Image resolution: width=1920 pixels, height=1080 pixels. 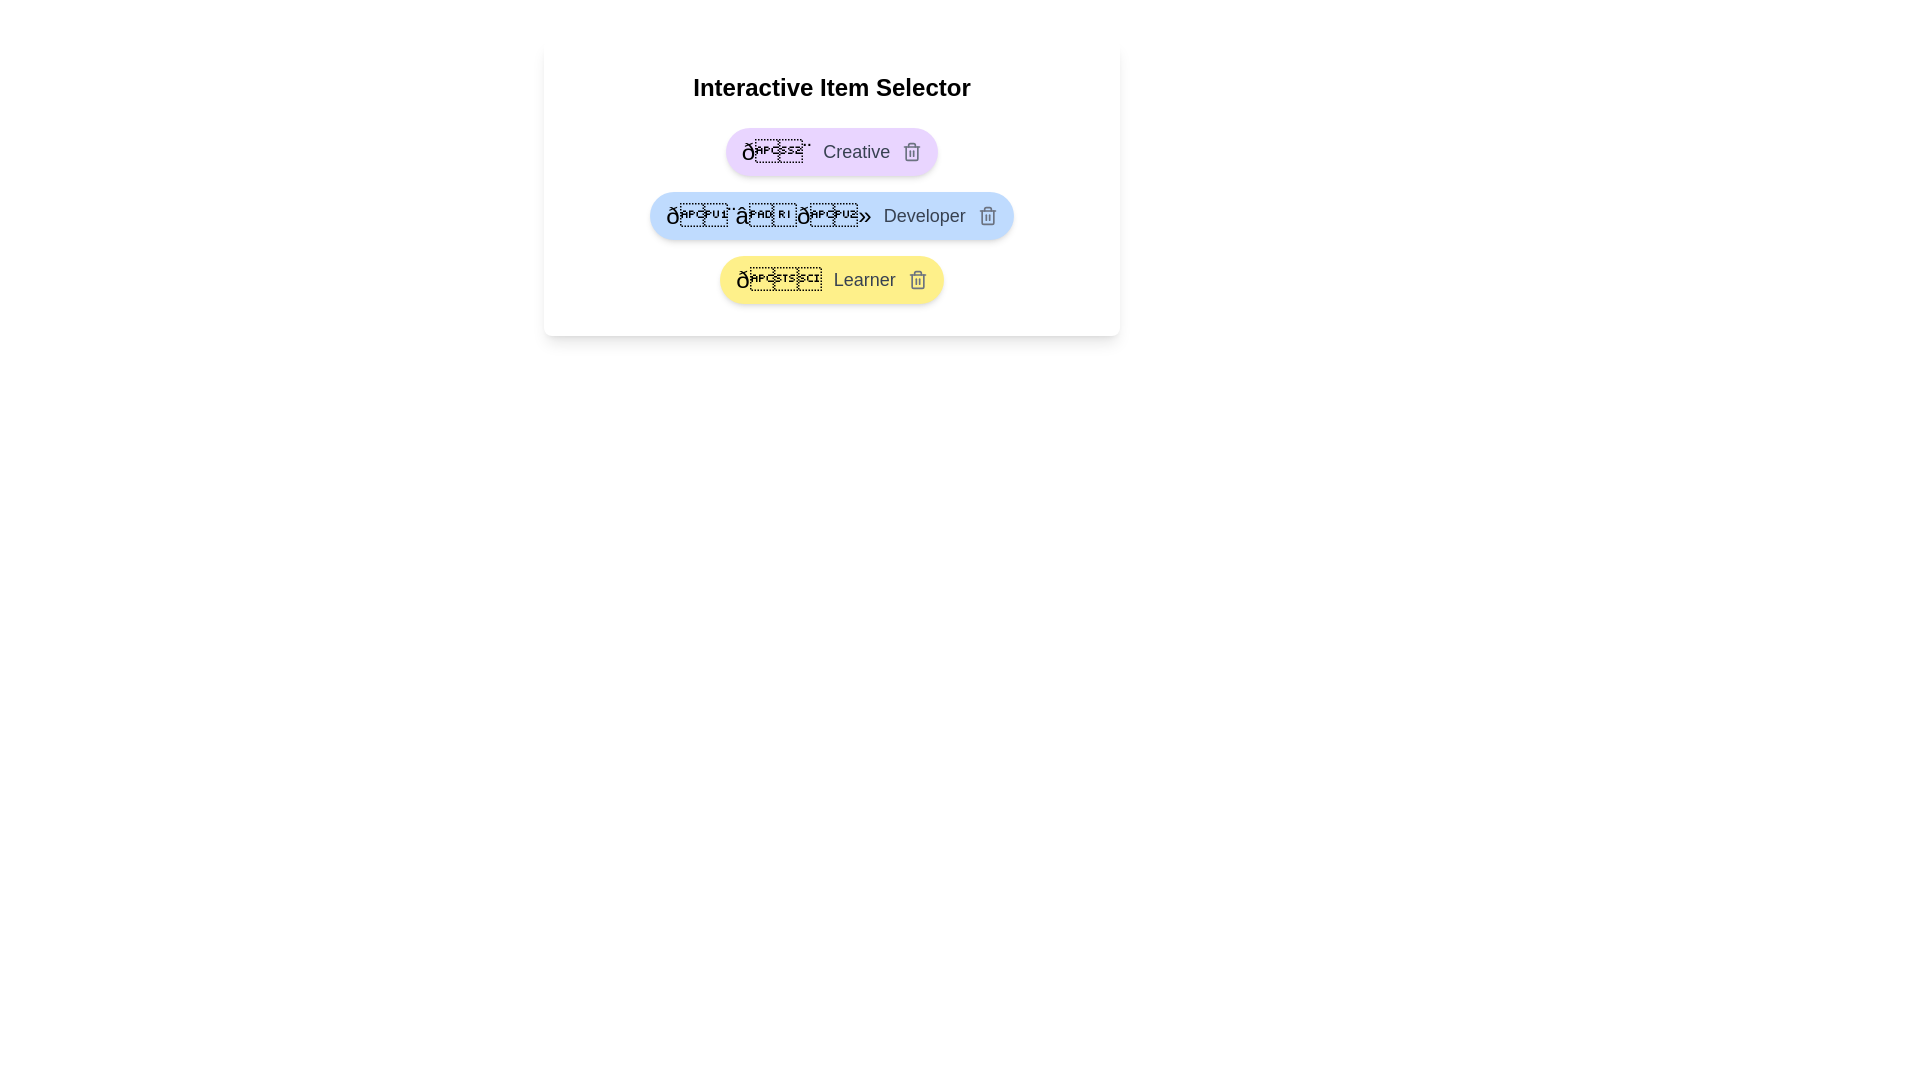 What do you see at coordinates (831, 216) in the screenshot?
I see `the item labeled Developer to inspect its appearance` at bounding box center [831, 216].